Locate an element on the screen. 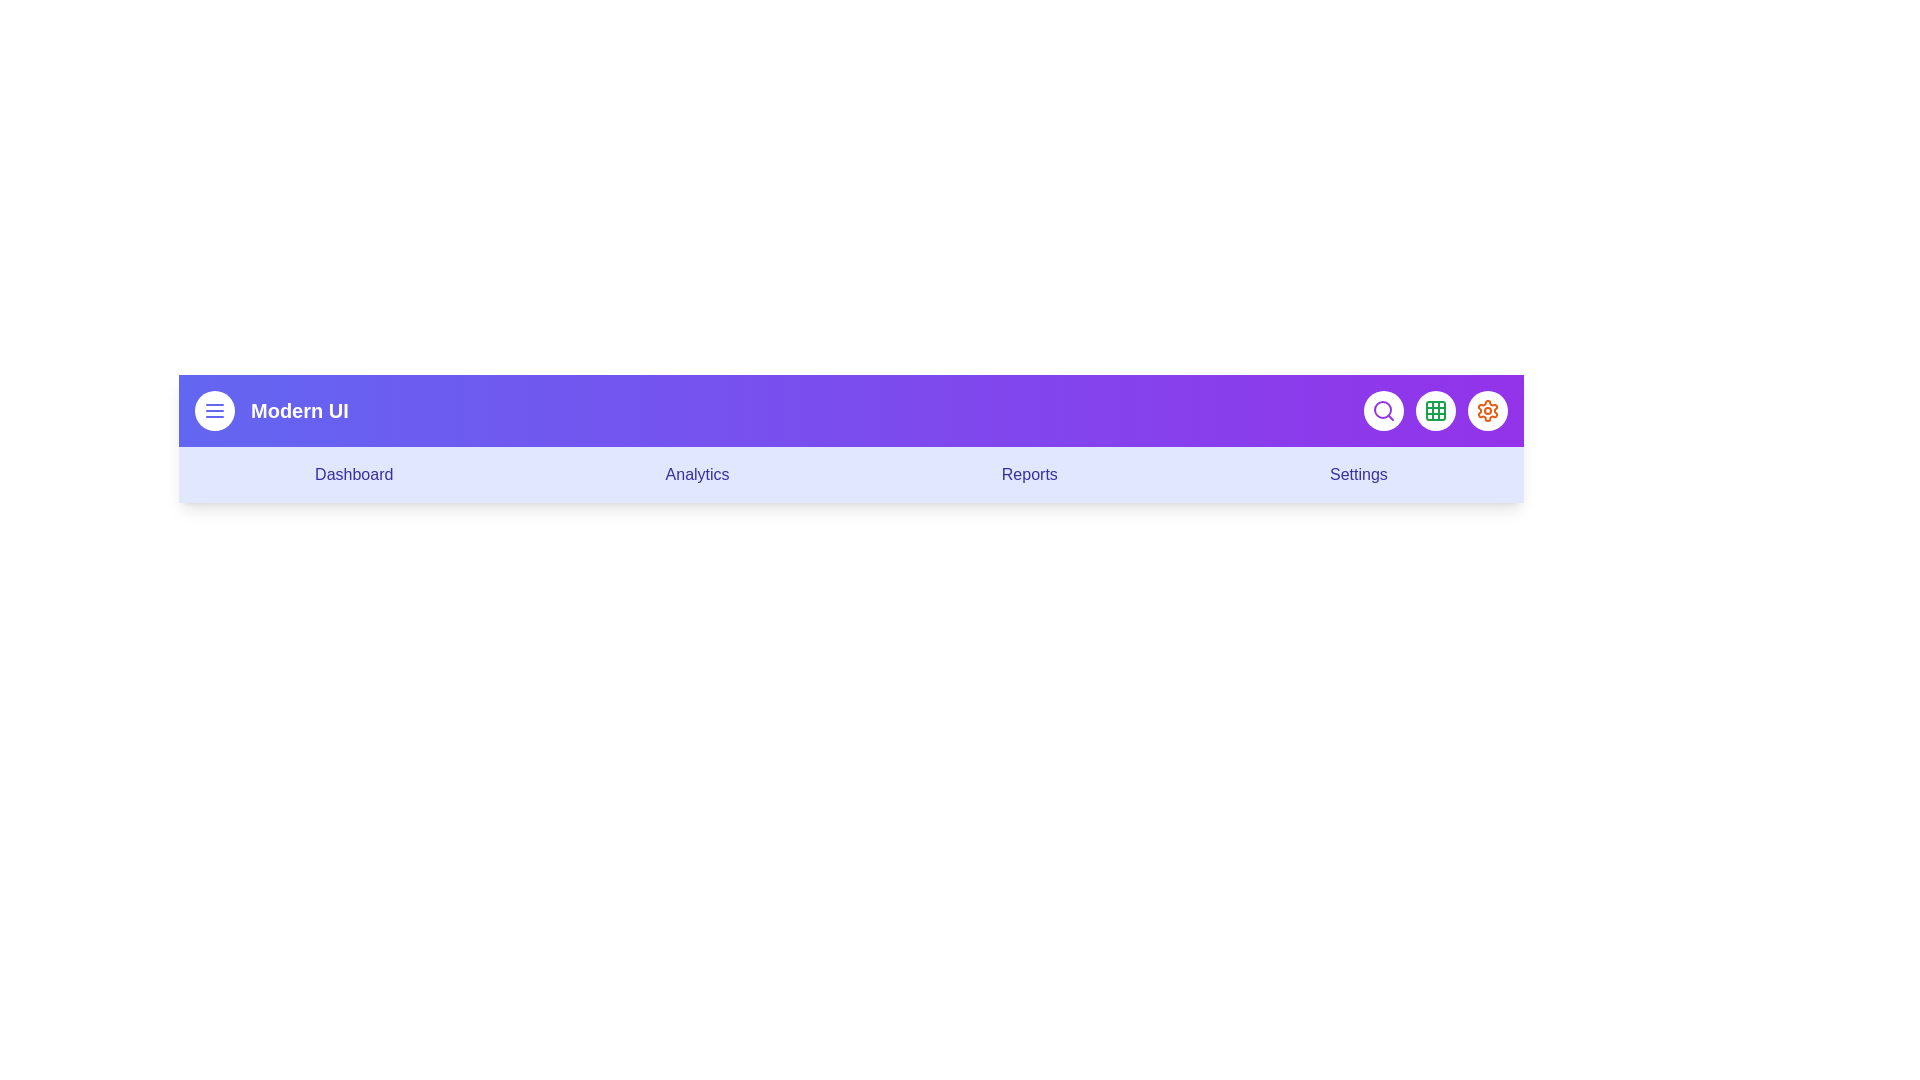 This screenshot has width=1920, height=1080. the menu button to toggle the menu visibility is located at coordinates (215, 410).